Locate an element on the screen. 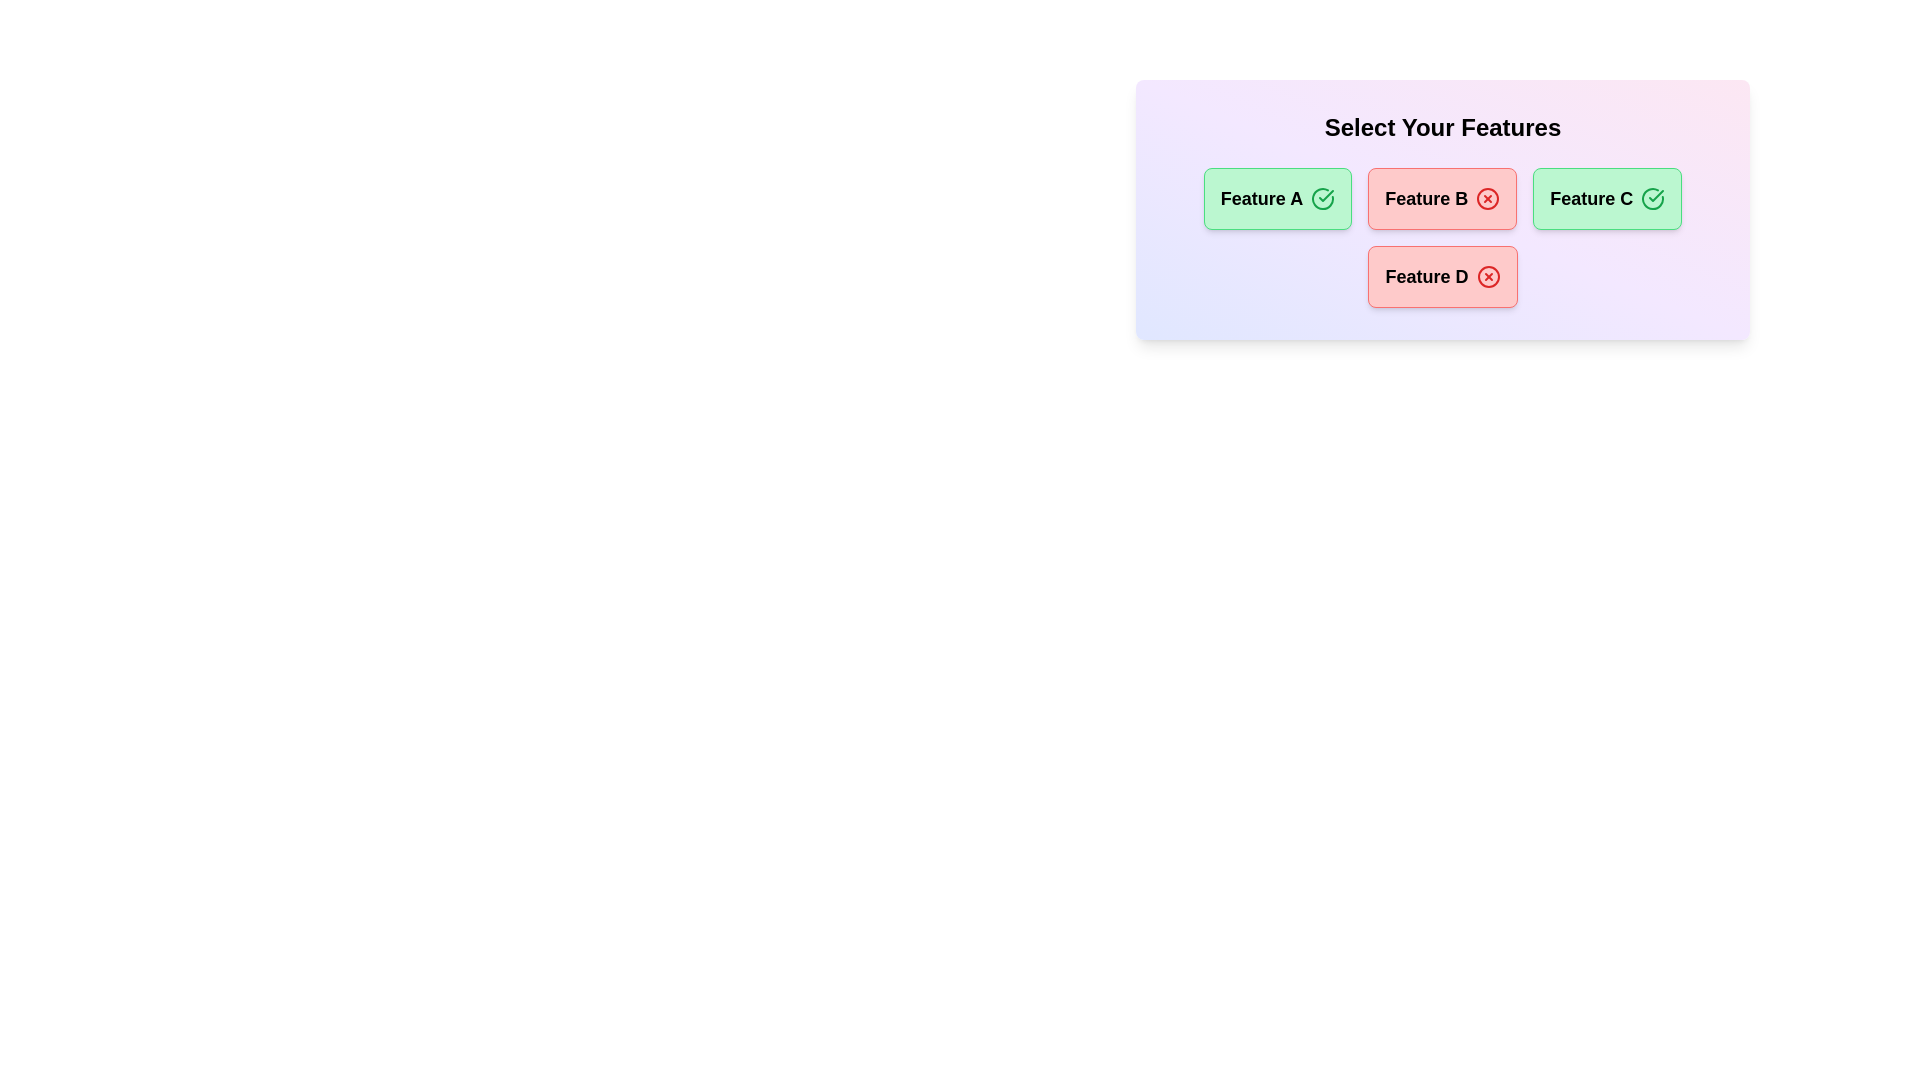 The image size is (1920, 1080). the chip corresponding to Feature D to toggle its state is located at coordinates (1443, 277).